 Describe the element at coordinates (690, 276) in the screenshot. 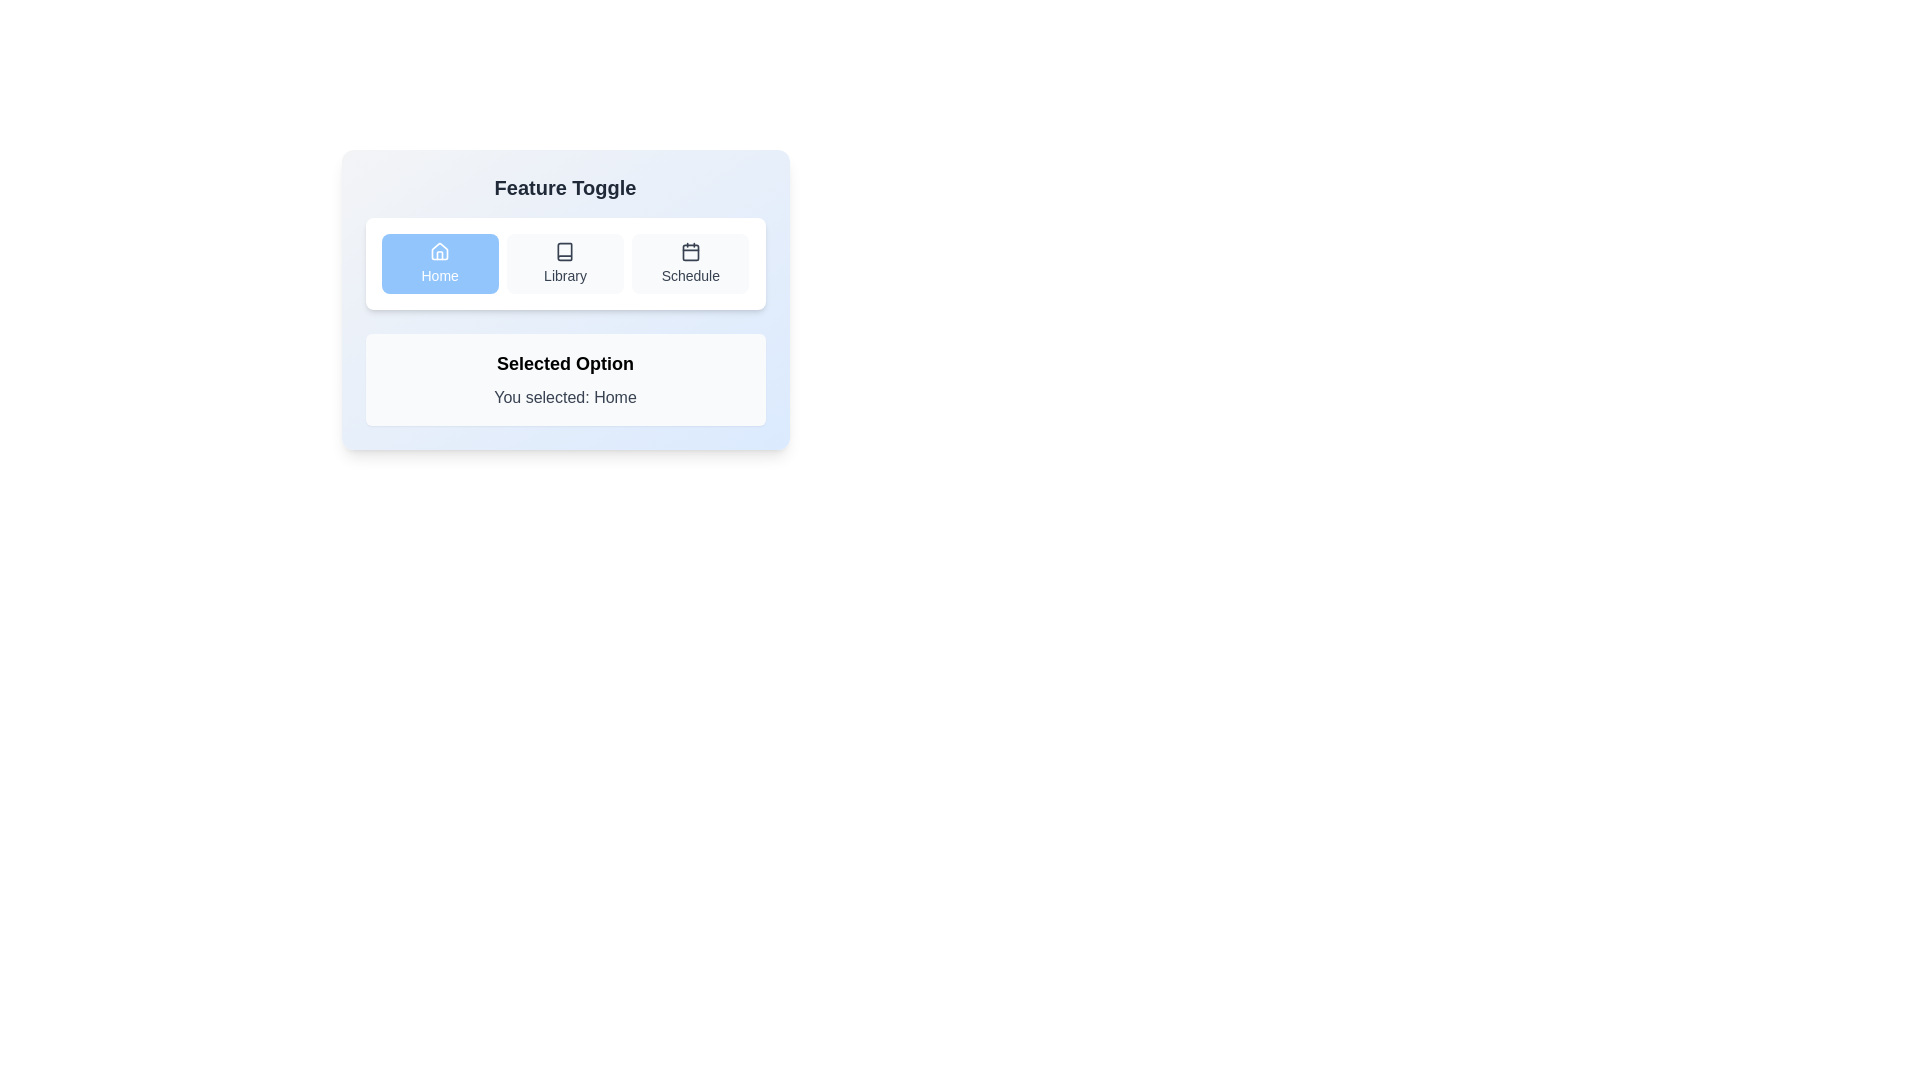

I see `the text label for the third option in the interactive list, which is styled as a button with rounded edges and a light gray background, located to the right of 'Home' and 'Library'` at that location.